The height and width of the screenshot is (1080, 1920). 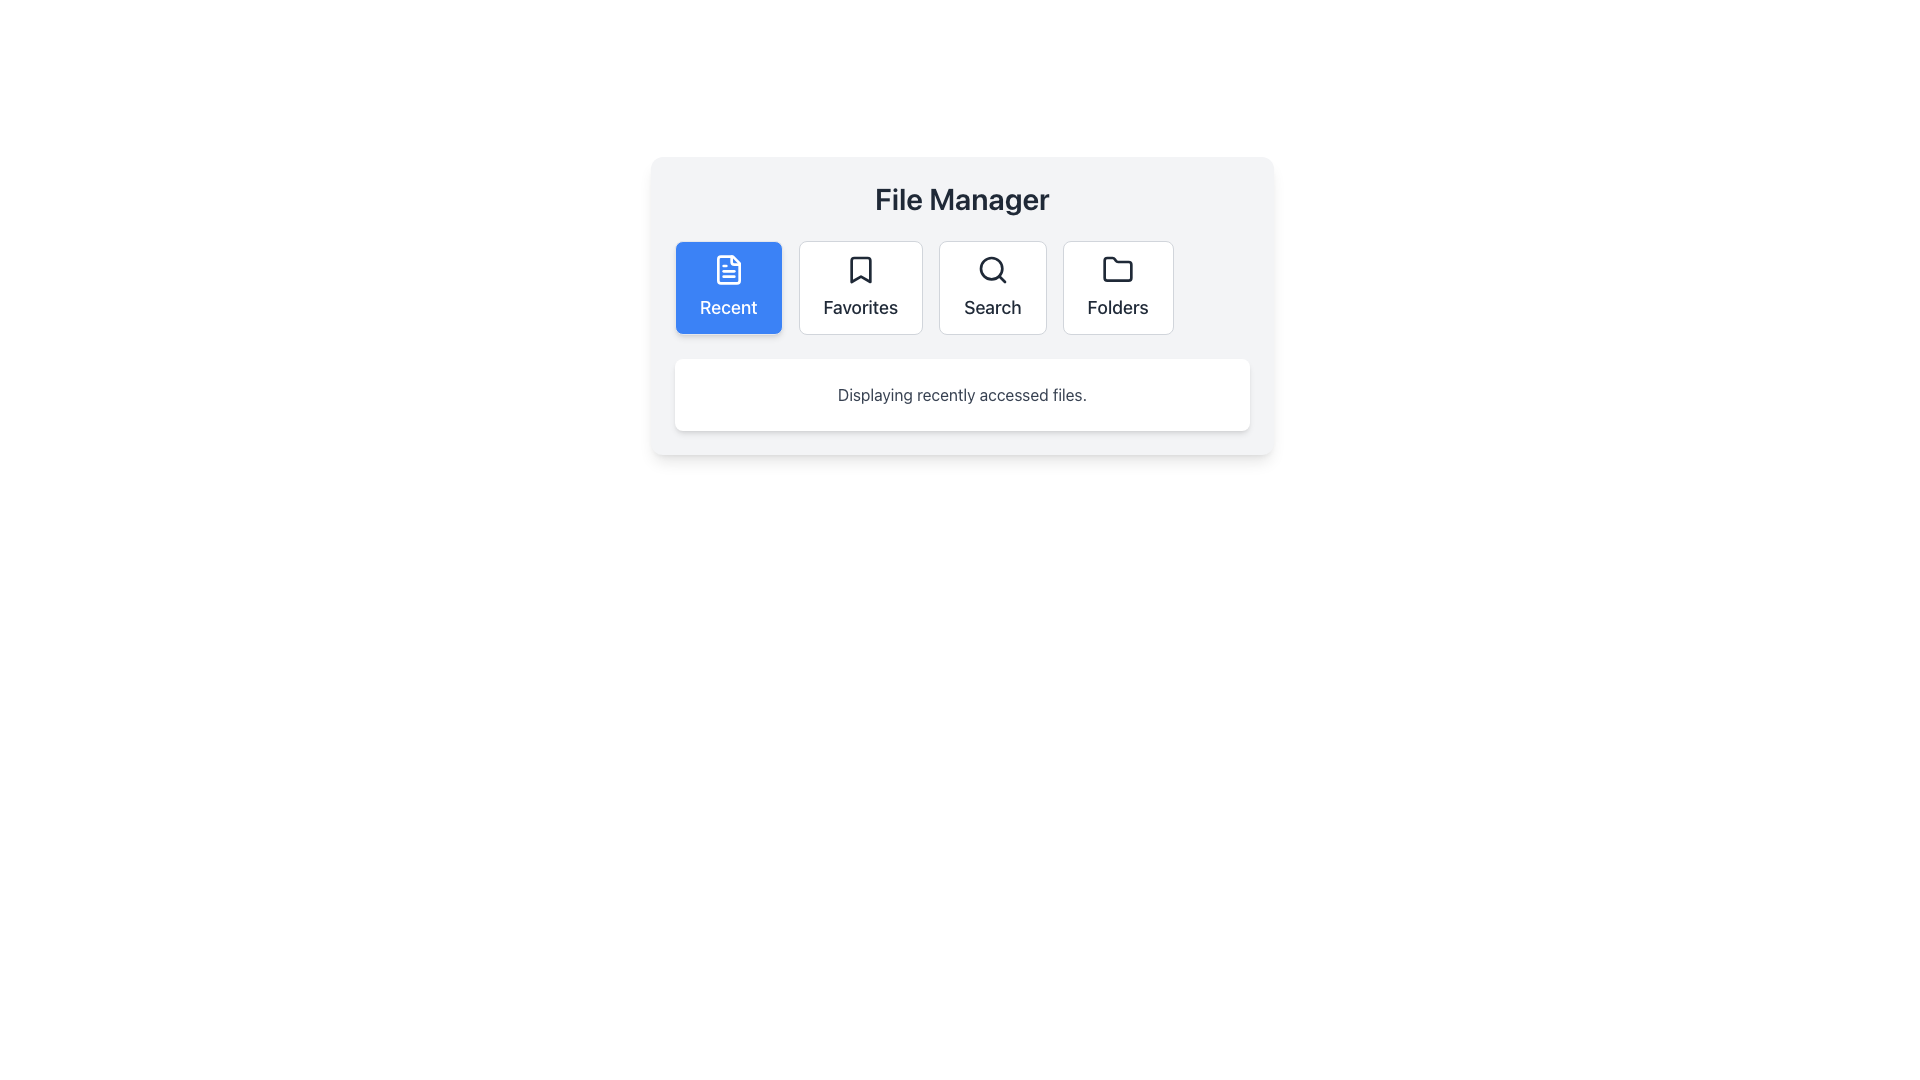 What do you see at coordinates (860, 270) in the screenshot?
I see `the bookmark icon in the Favorites section of the navigation panel` at bounding box center [860, 270].